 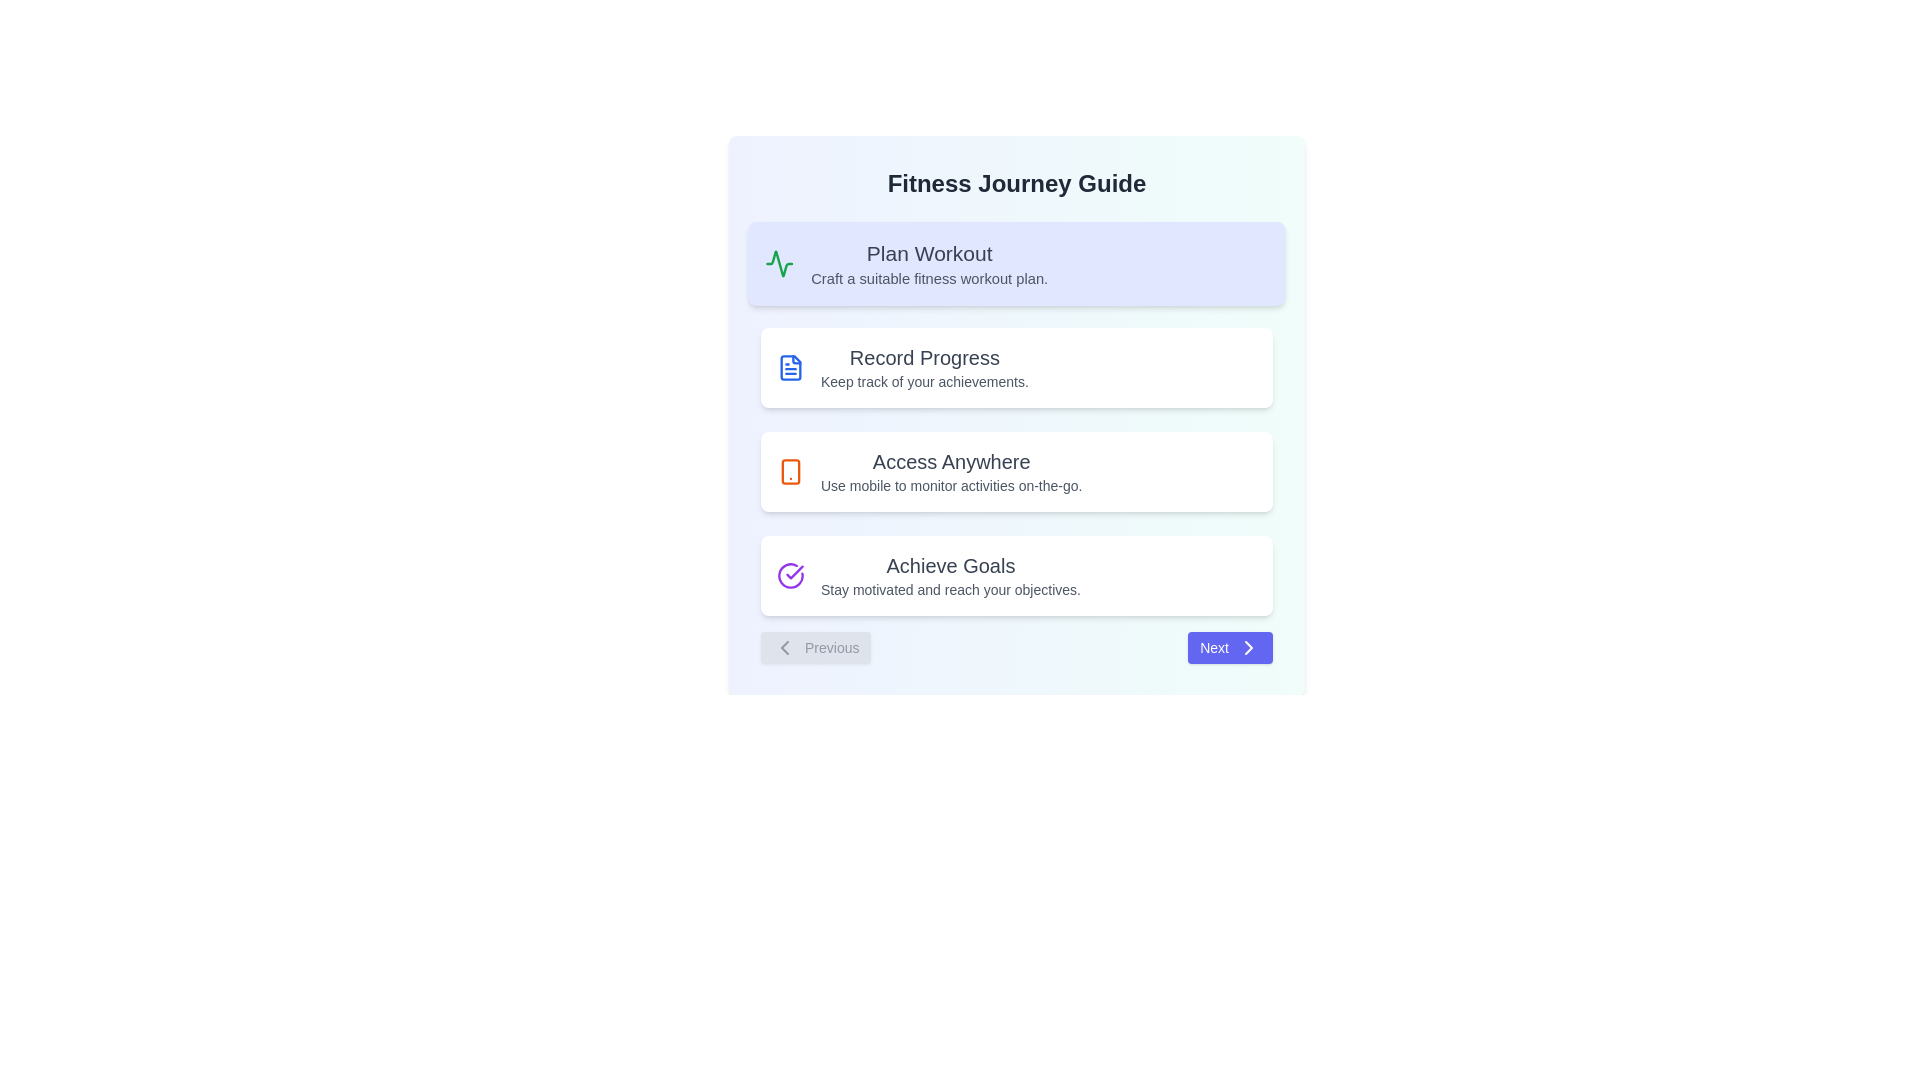 What do you see at coordinates (928, 278) in the screenshot?
I see `the descriptive label that clarifies the purpose of the 'Plan Workout' option, positioned below the heading 'Plan Workout'` at bounding box center [928, 278].